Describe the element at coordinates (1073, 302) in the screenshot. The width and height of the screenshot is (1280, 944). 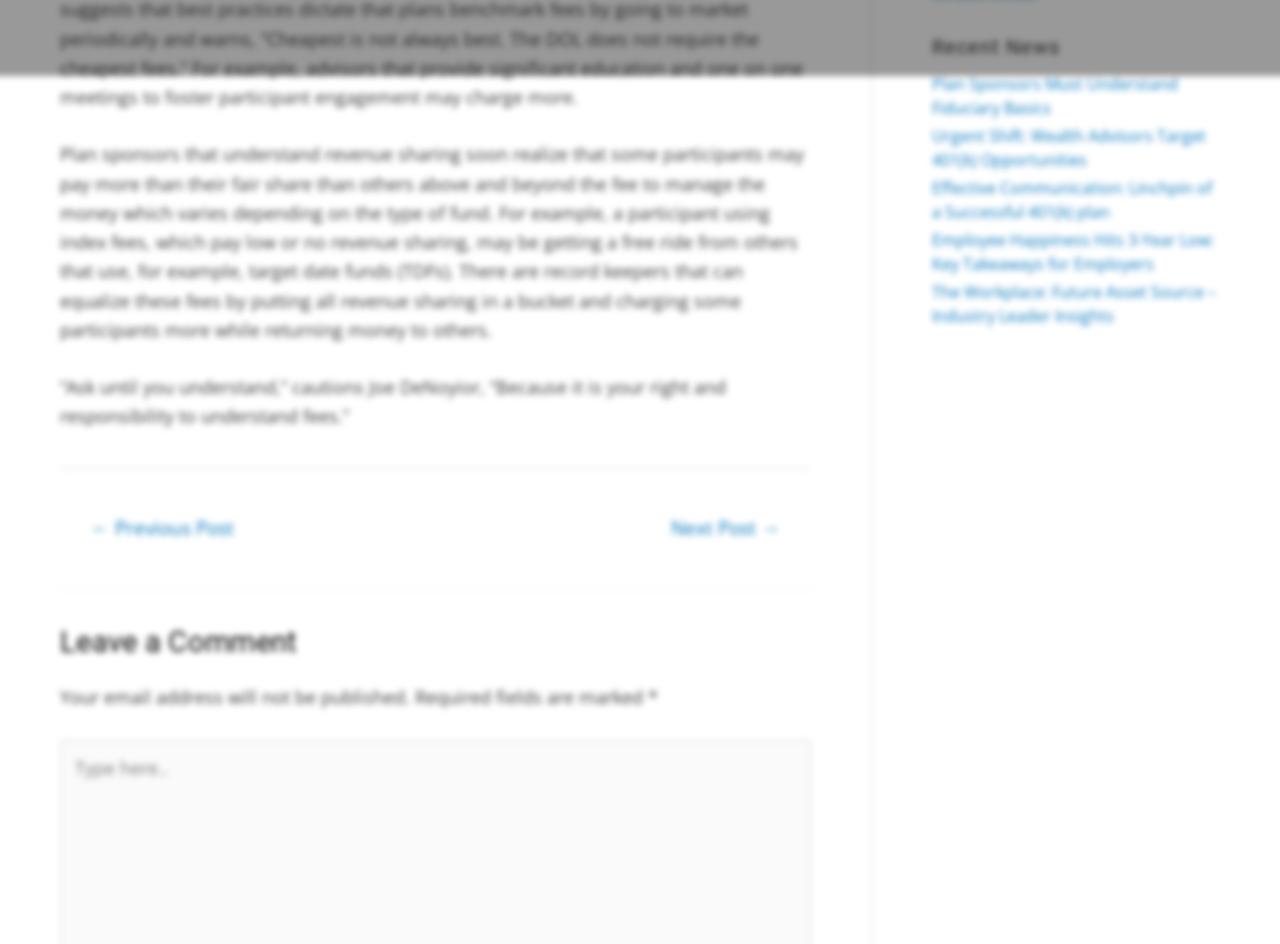
I see `'The Workplace: Future Asset Source – Industry Leader Insights'` at that location.